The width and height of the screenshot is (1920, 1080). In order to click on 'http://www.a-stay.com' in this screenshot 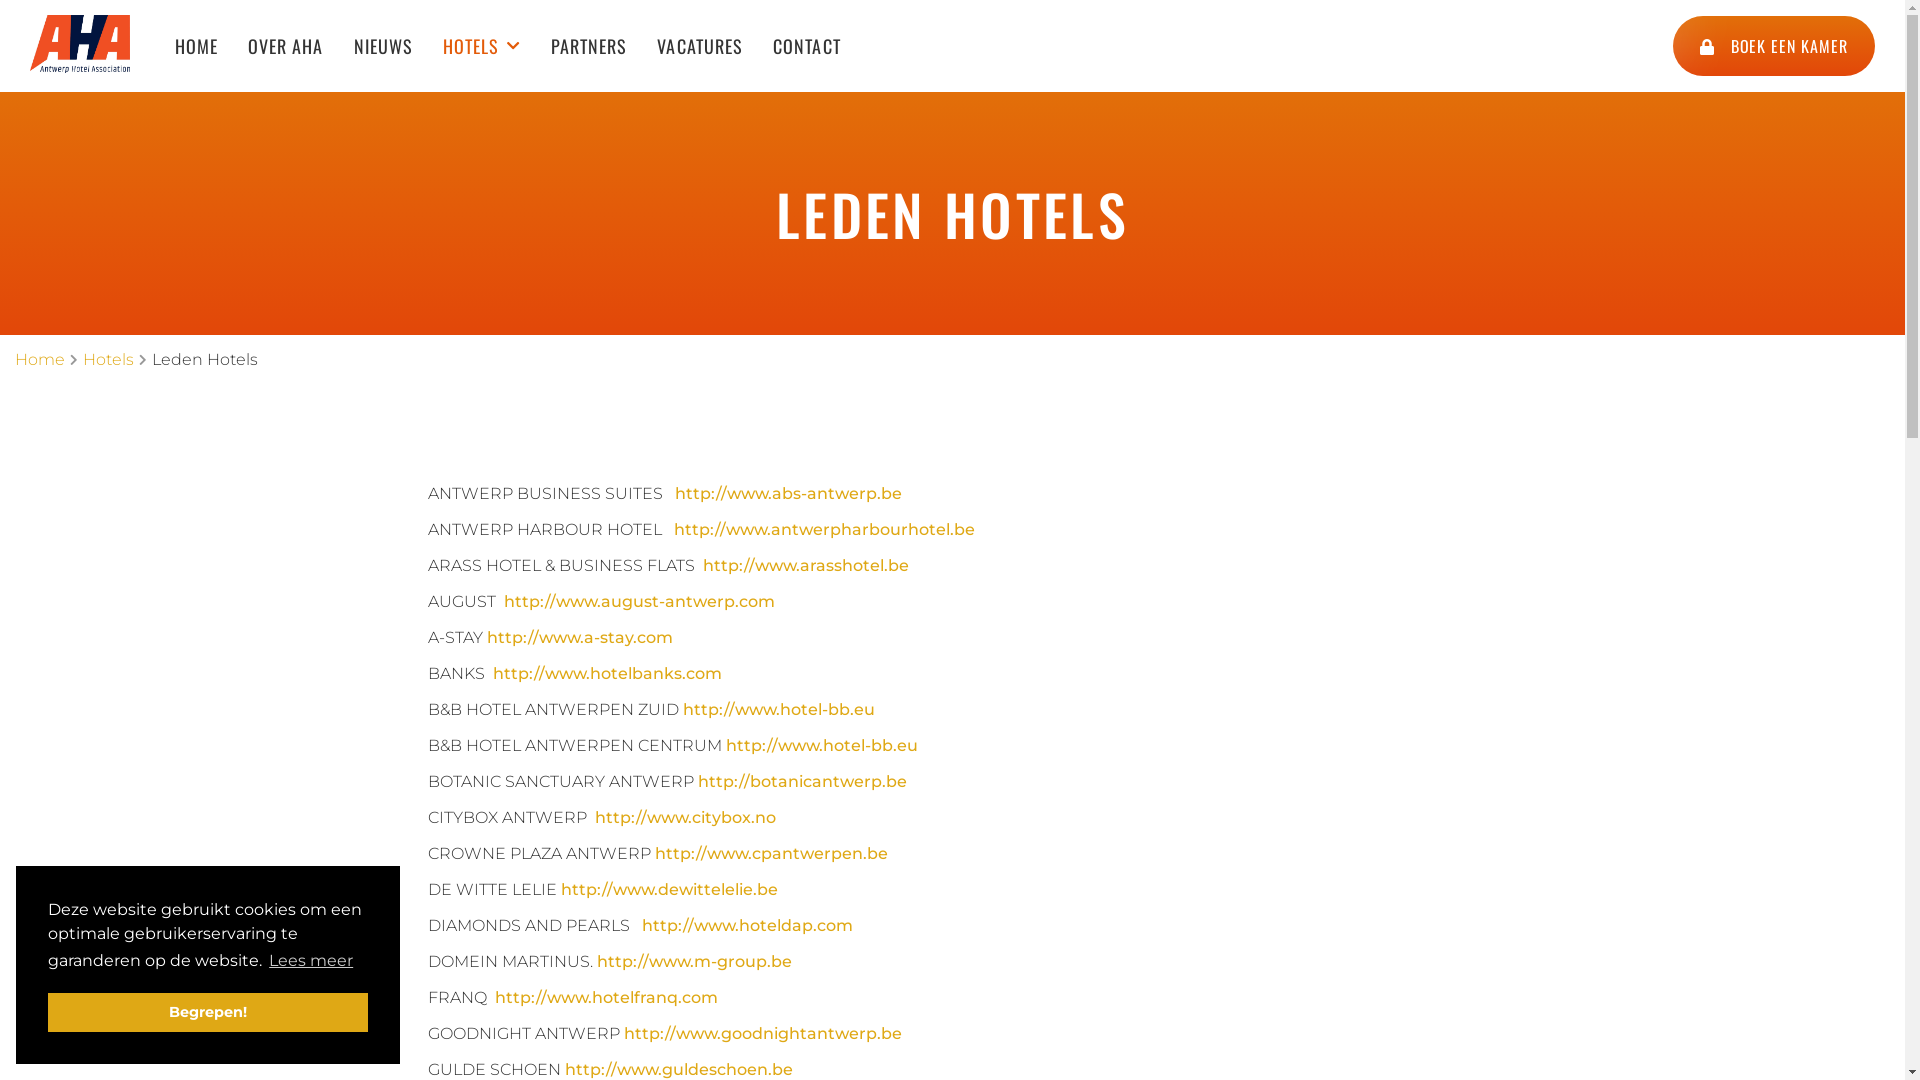, I will do `click(578, 637)`.